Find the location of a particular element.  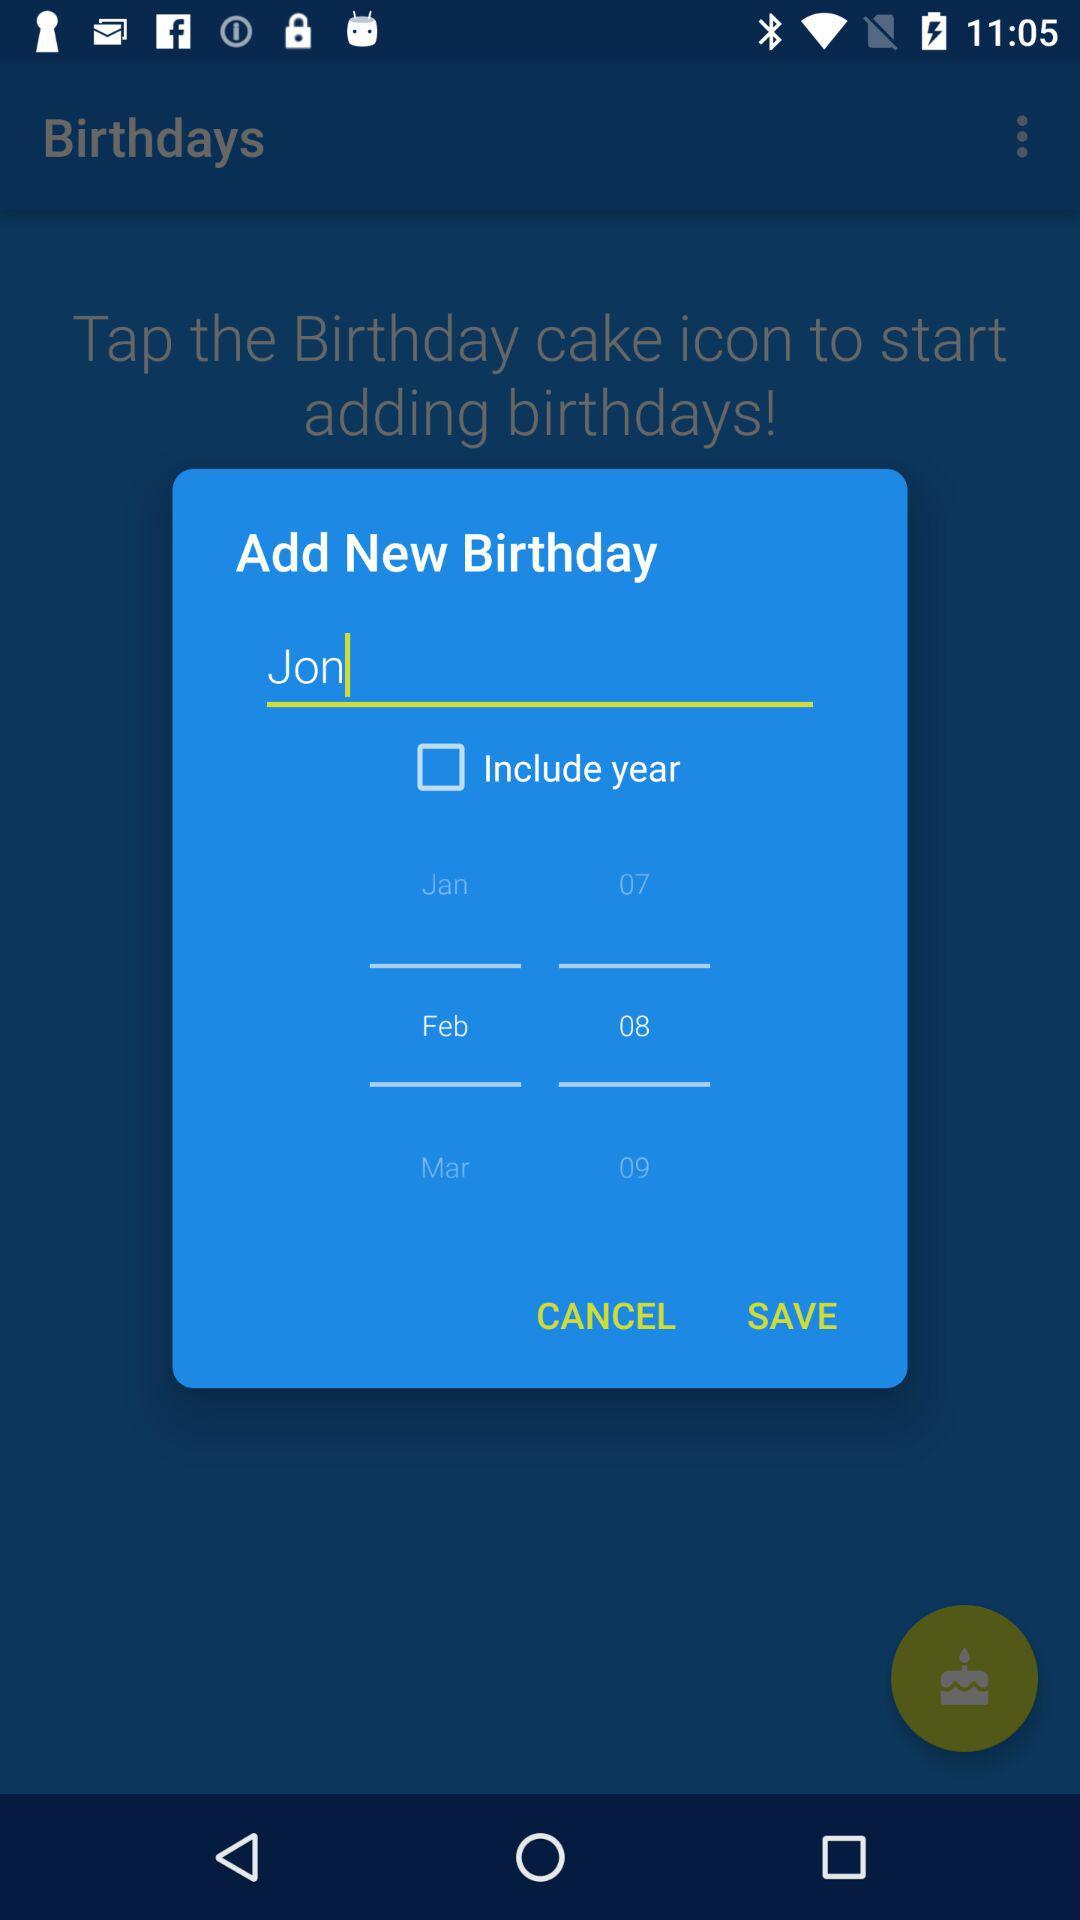

the icon below 08 is located at coordinates (605, 1314).